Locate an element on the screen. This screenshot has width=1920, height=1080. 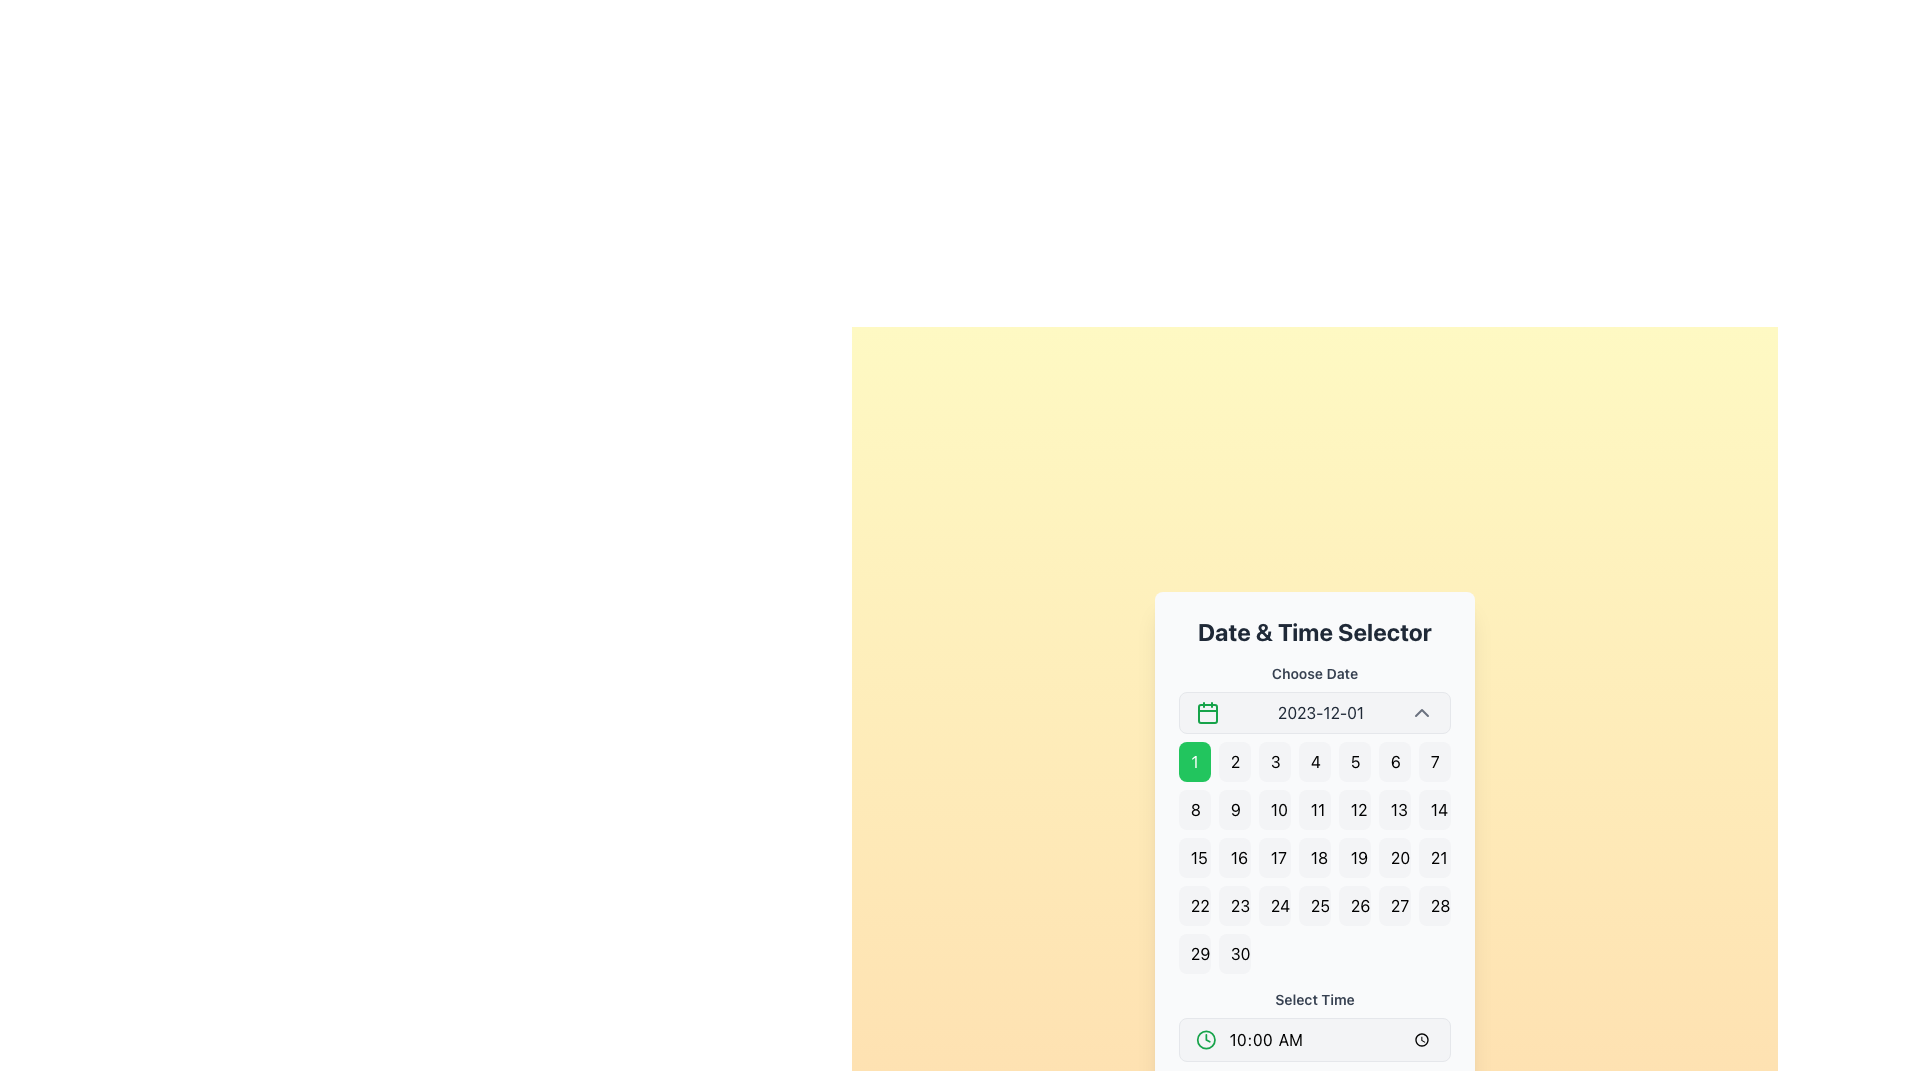
the interactive calendar day button located in the fourth row and first column of the grid is located at coordinates (1195, 906).